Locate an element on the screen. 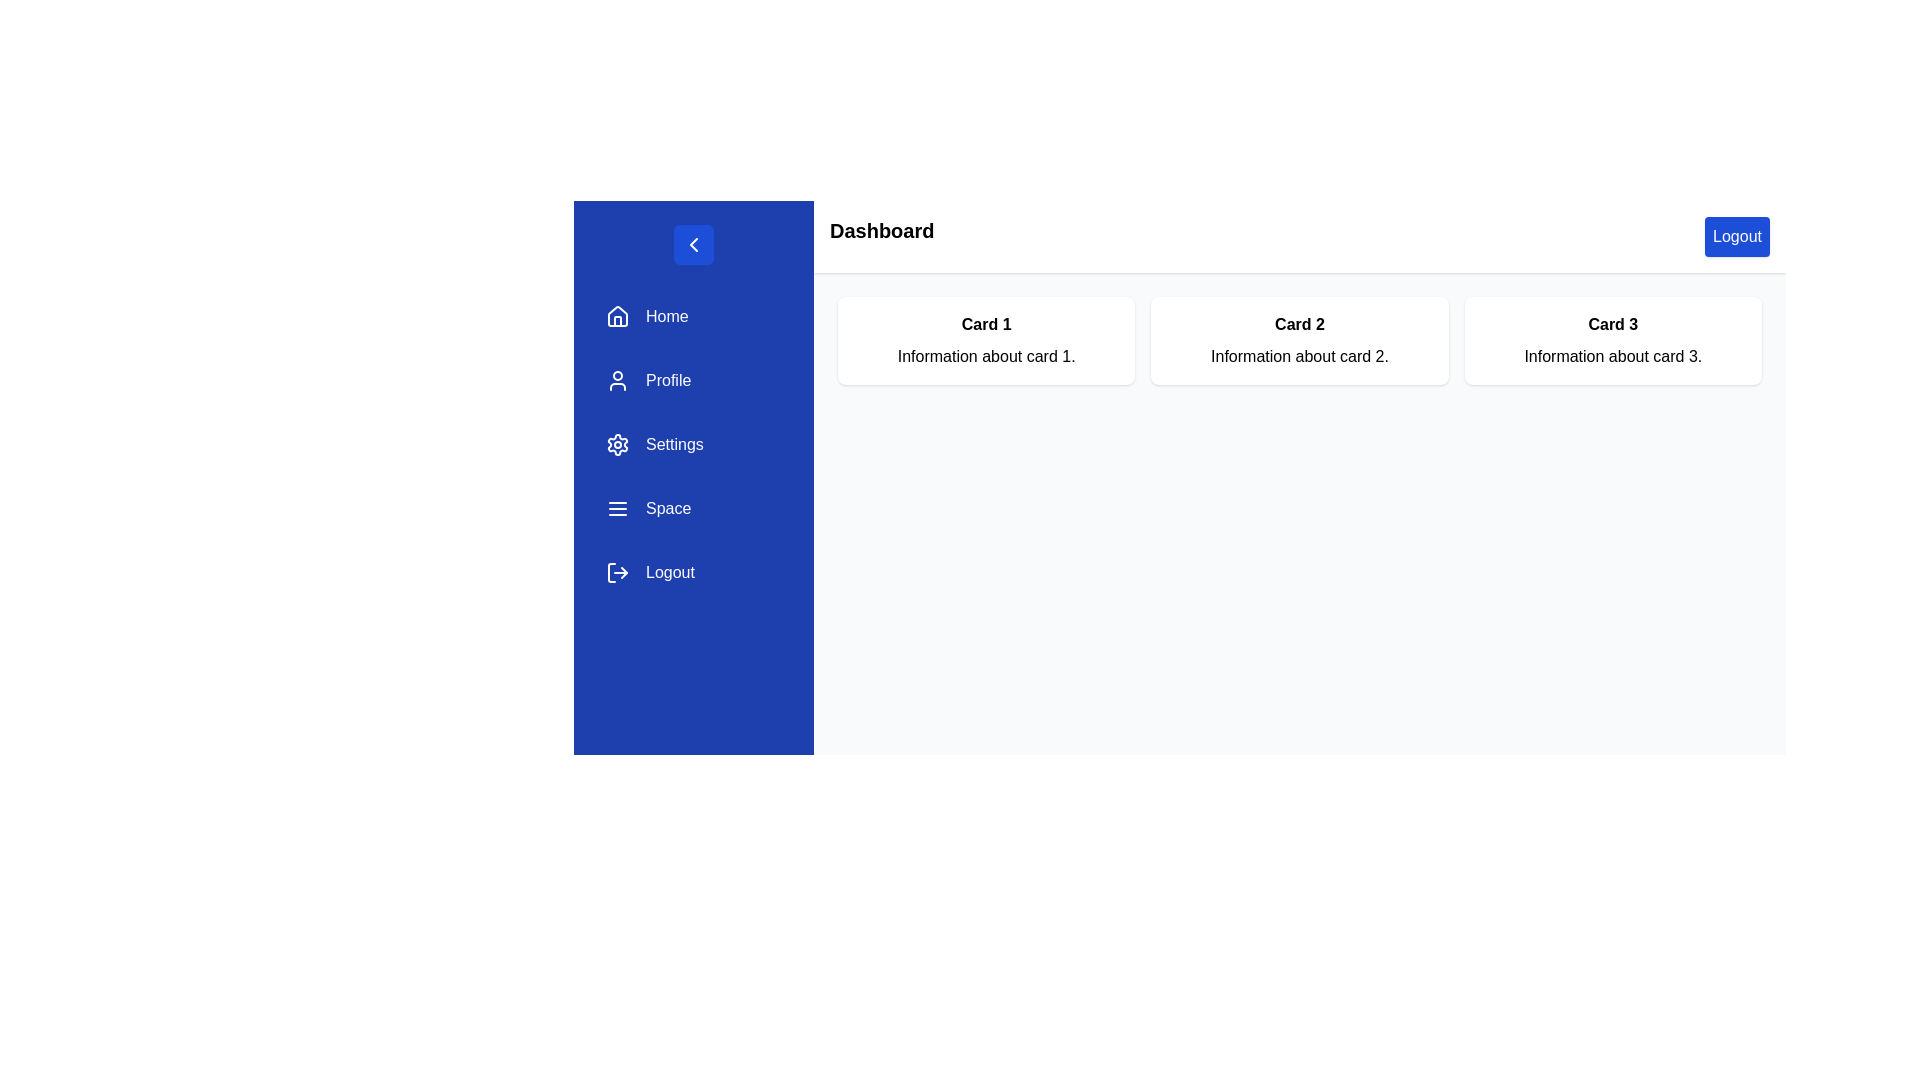  the fourth navigation button labeled 'Space' in the vertical navigation bar is located at coordinates (694, 508).